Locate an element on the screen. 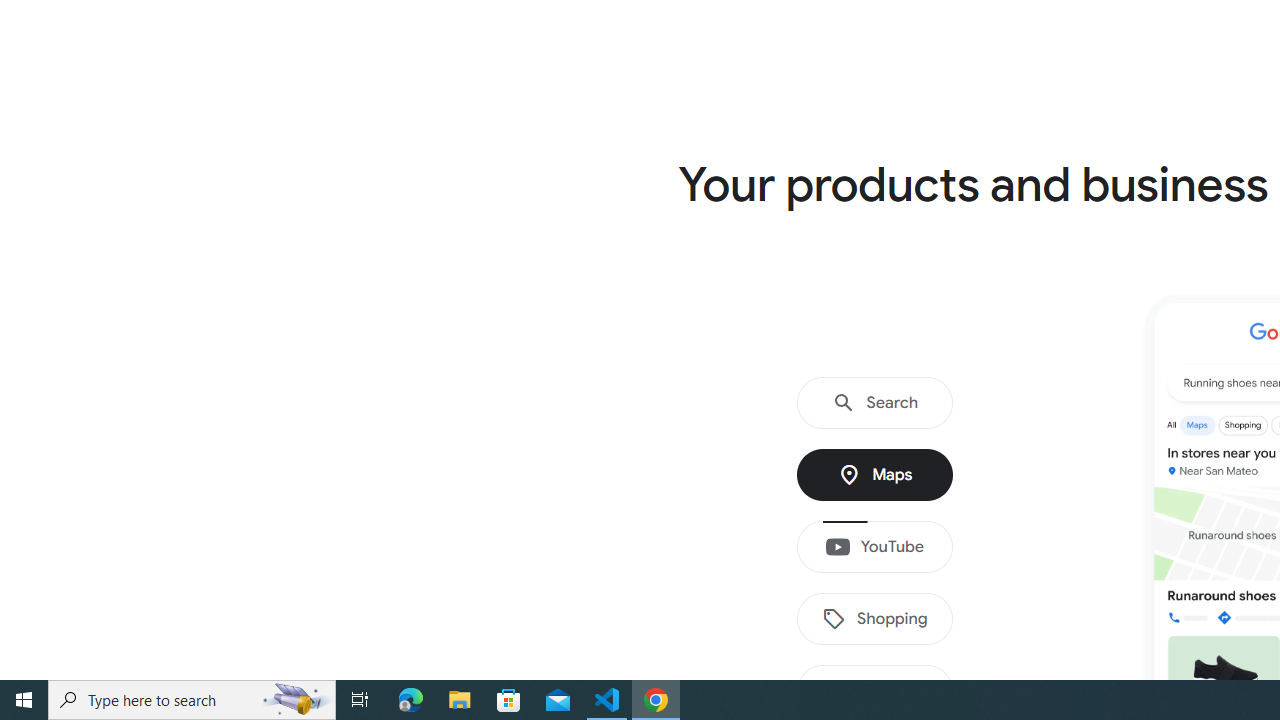 This screenshot has width=1280, height=720. 'Shopping' is located at coordinates (875, 618).